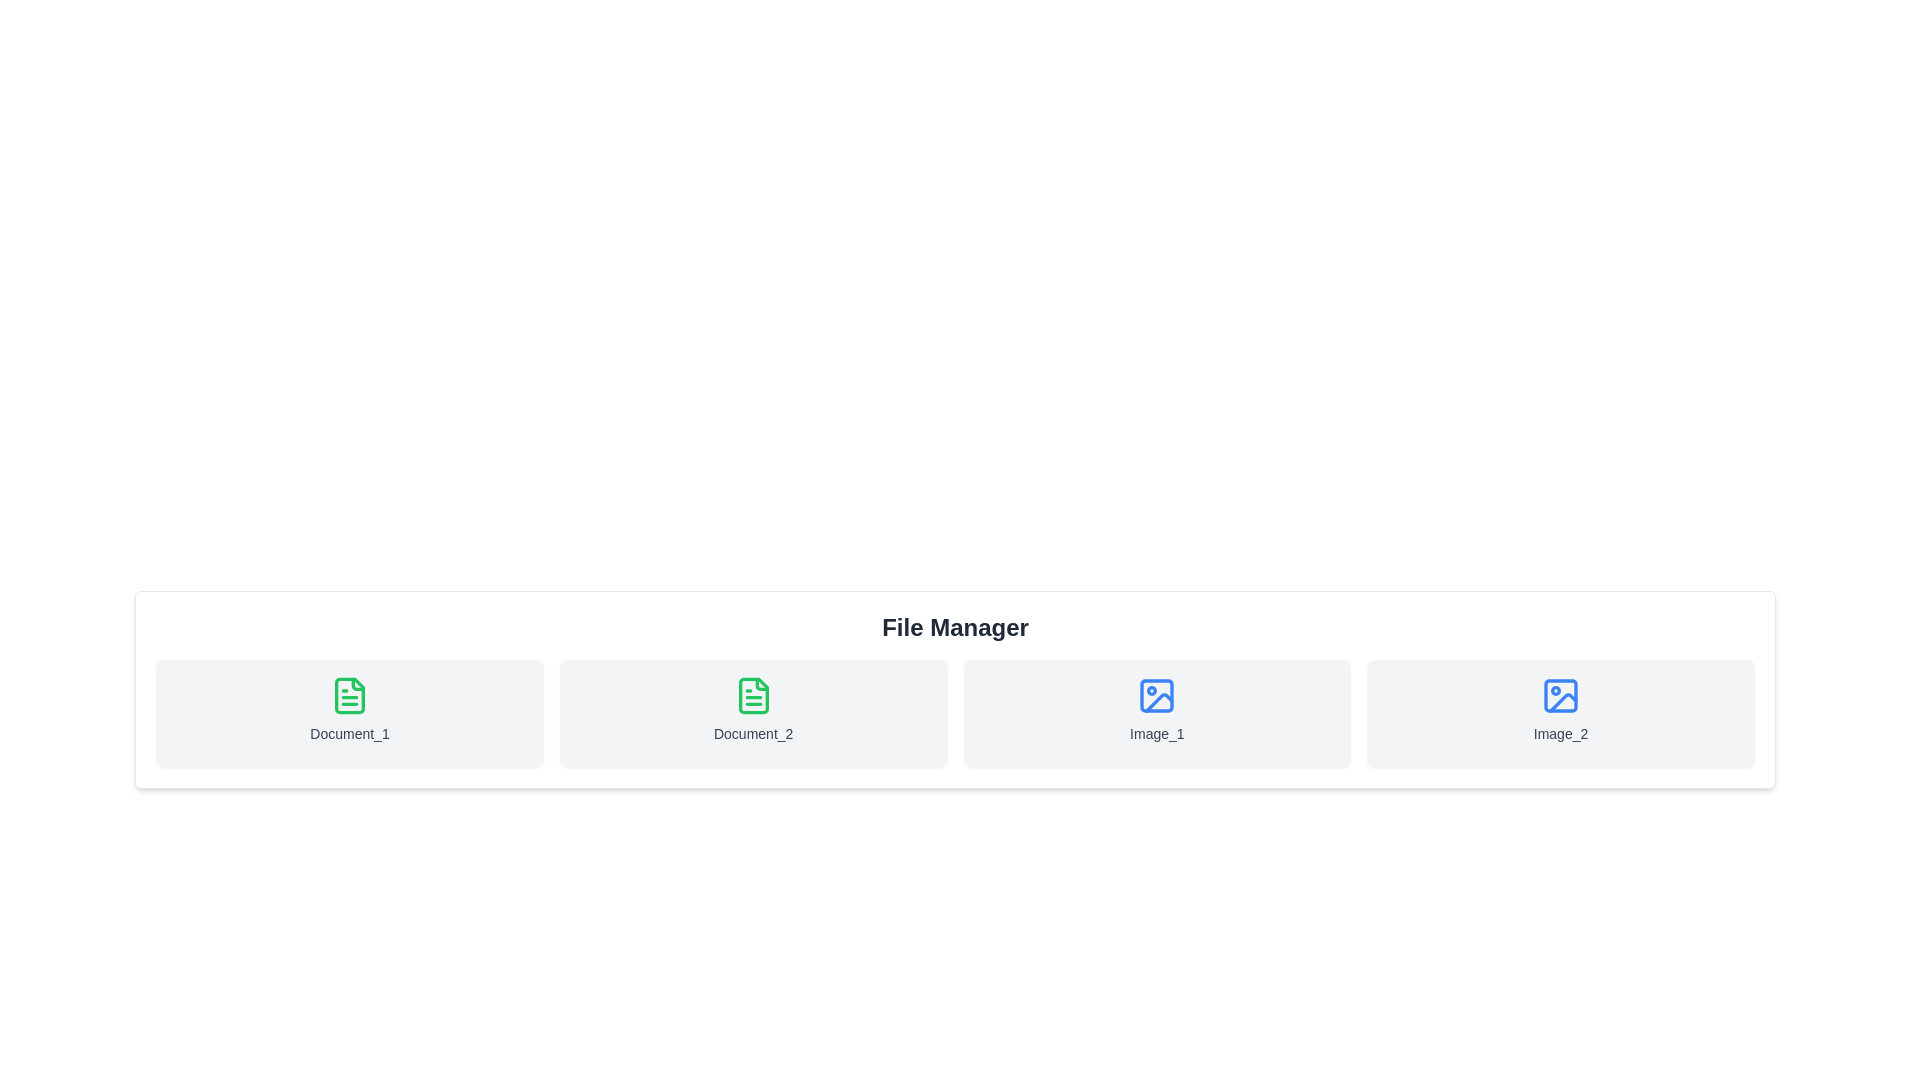  Describe the element at coordinates (1559, 712) in the screenshot. I see `the rectangular card with rounded edges that has a light gray background and contains a blue icon at the center top, labeled 'Image_2' in smaller gray font` at that location.